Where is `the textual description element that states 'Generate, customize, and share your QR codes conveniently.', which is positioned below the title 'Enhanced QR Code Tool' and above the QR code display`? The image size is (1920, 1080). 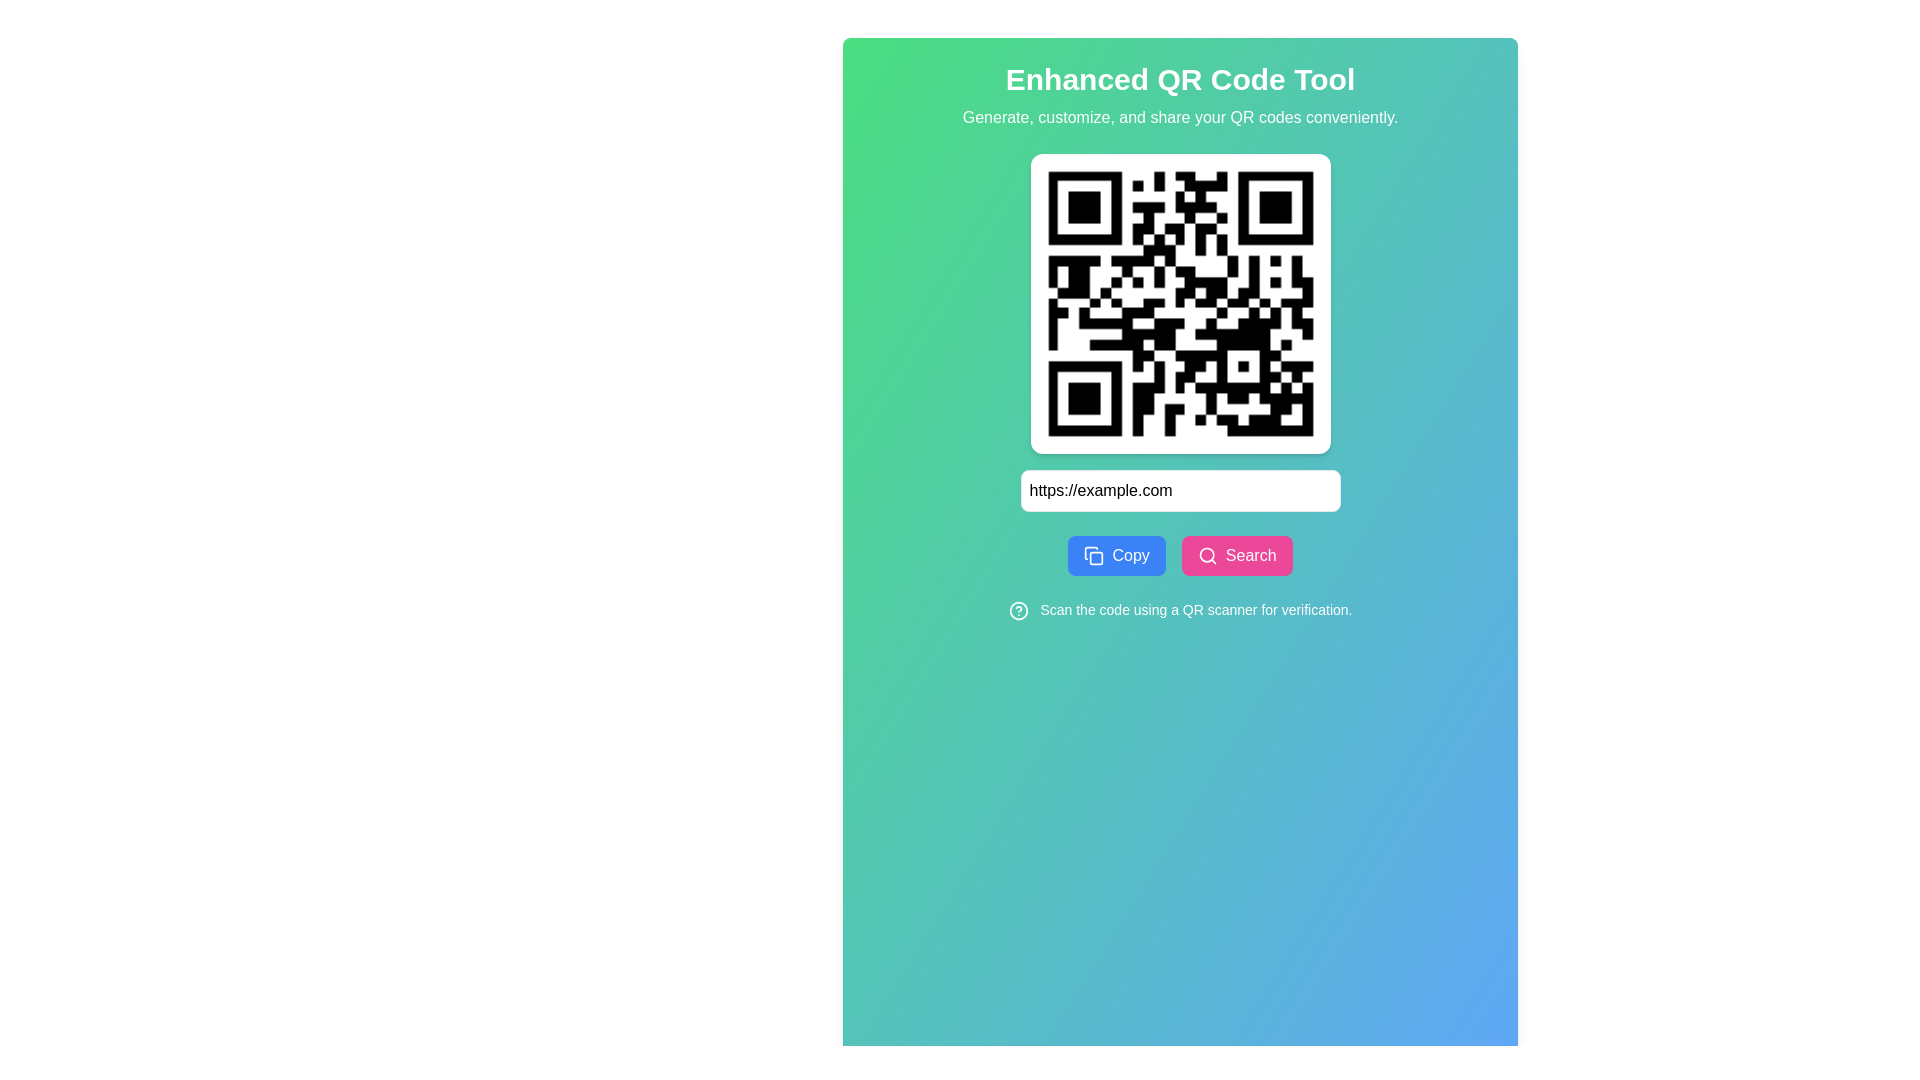 the textual description element that states 'Generate, customize, and share your QR codes conveniently.', which is positioned below the title 'Enhanced QR Code Tool' and above the QR code display is located at coordinates (1180, 118).